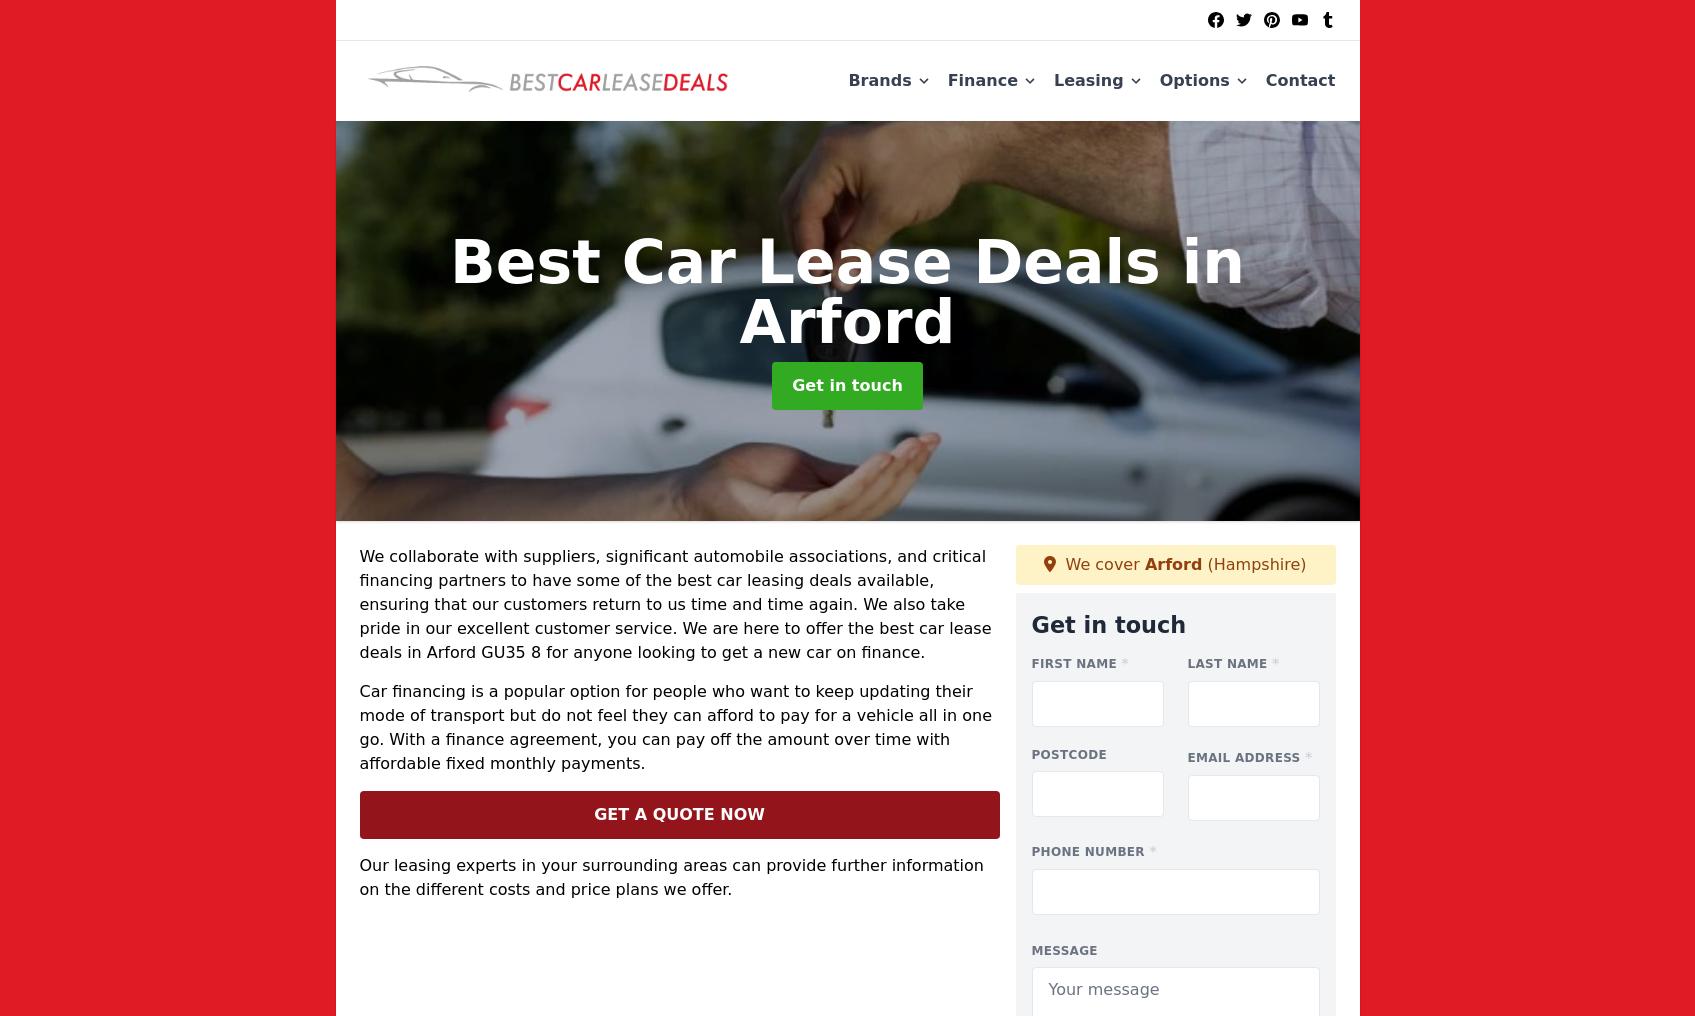  Describe the element at coordinates (1053, 79) in the screenshot. I see `'Leasing'` at that location.